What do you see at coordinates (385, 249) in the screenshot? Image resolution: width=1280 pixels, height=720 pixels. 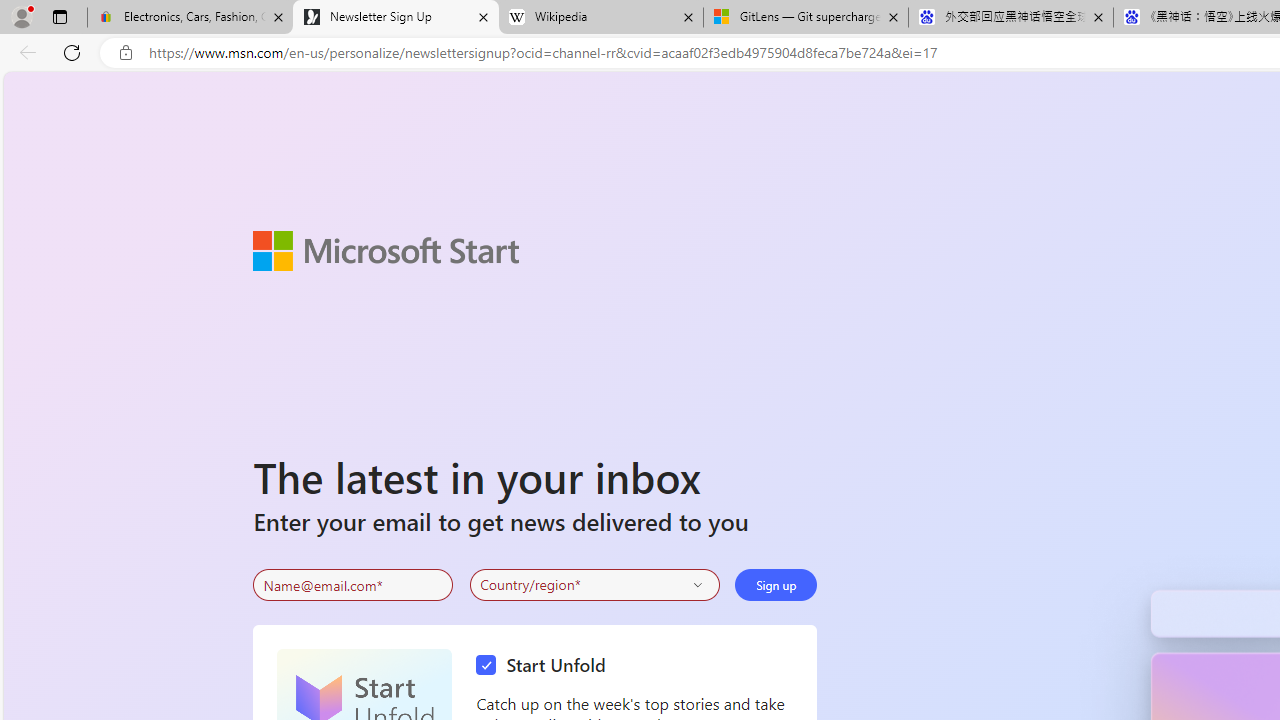 I see `'Microsoft Start'` at bounding box center [385, 249].